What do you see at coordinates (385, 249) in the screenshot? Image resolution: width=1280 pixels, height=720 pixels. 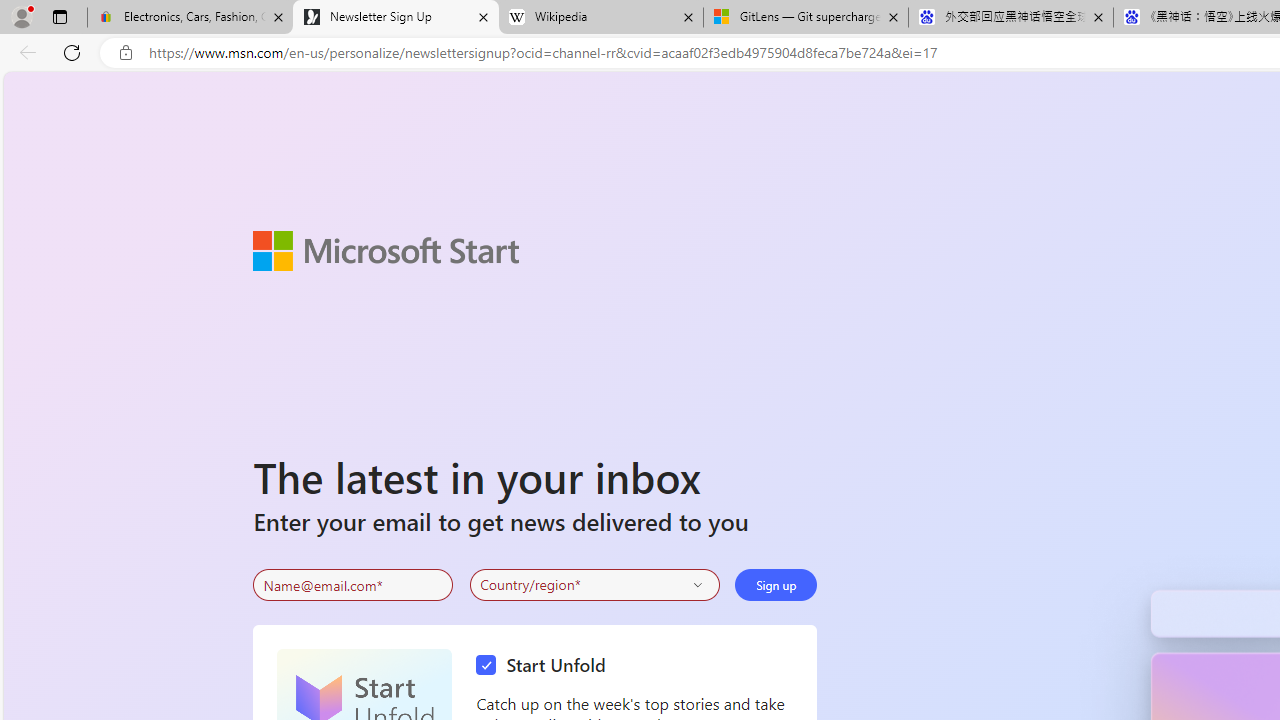 I see `'Microsoft Start'` at bounding box center [385, 249].